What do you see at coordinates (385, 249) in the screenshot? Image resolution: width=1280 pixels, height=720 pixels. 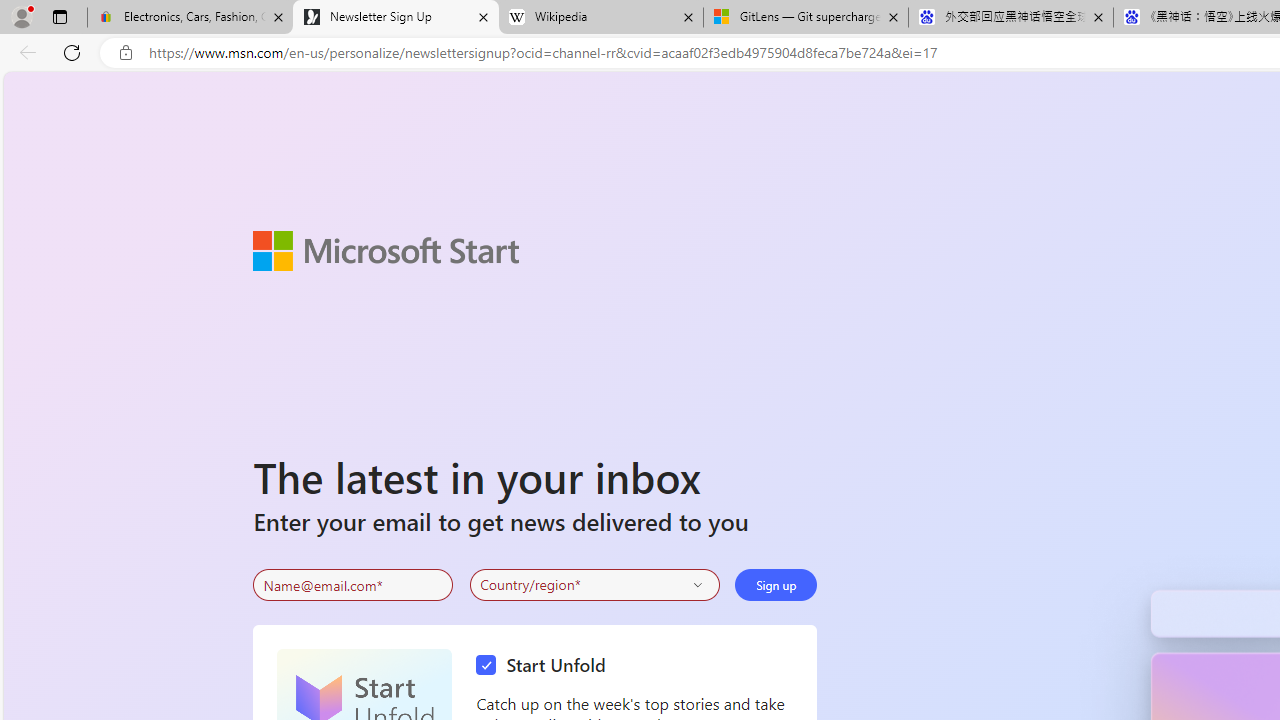 I see `'Microsoft Start'` at bounding box center [385, 249].